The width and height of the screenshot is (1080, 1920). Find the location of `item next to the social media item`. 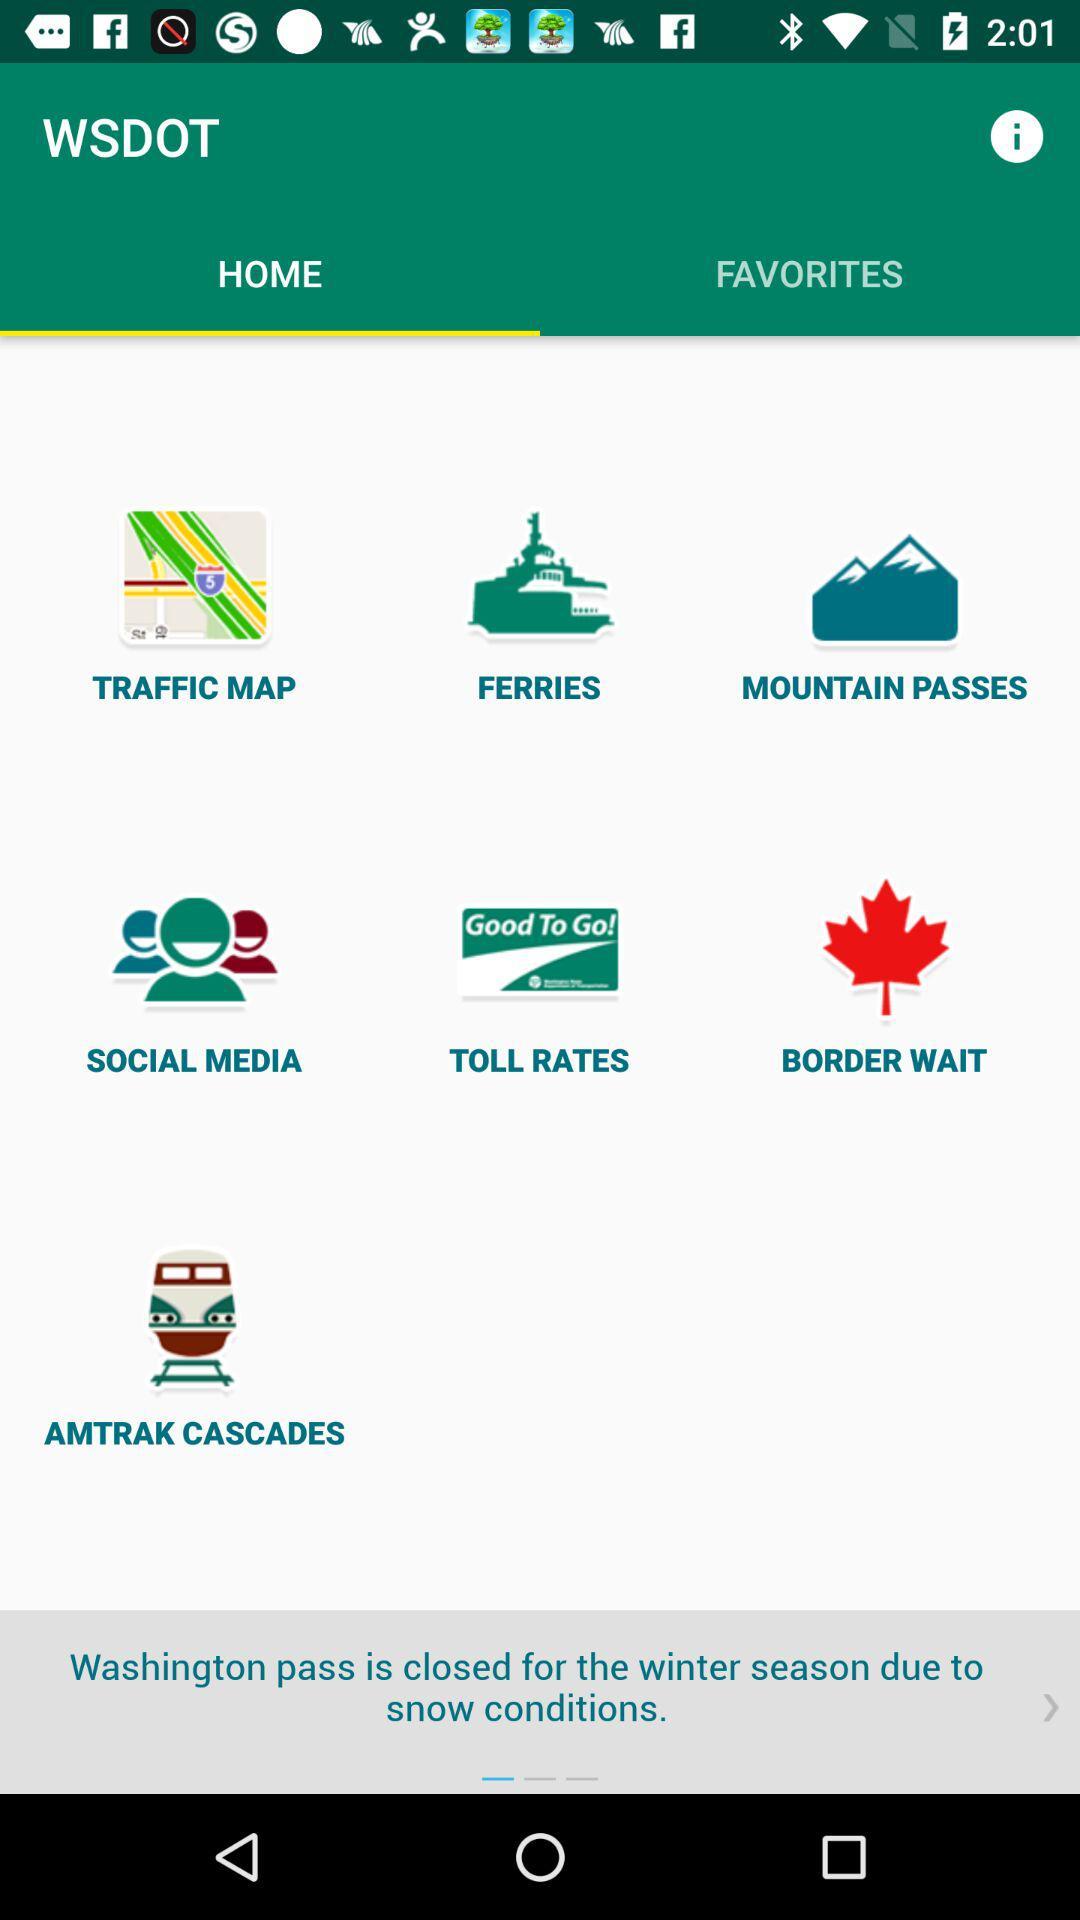

item next to the social media item is located at coordinates (538, 973).